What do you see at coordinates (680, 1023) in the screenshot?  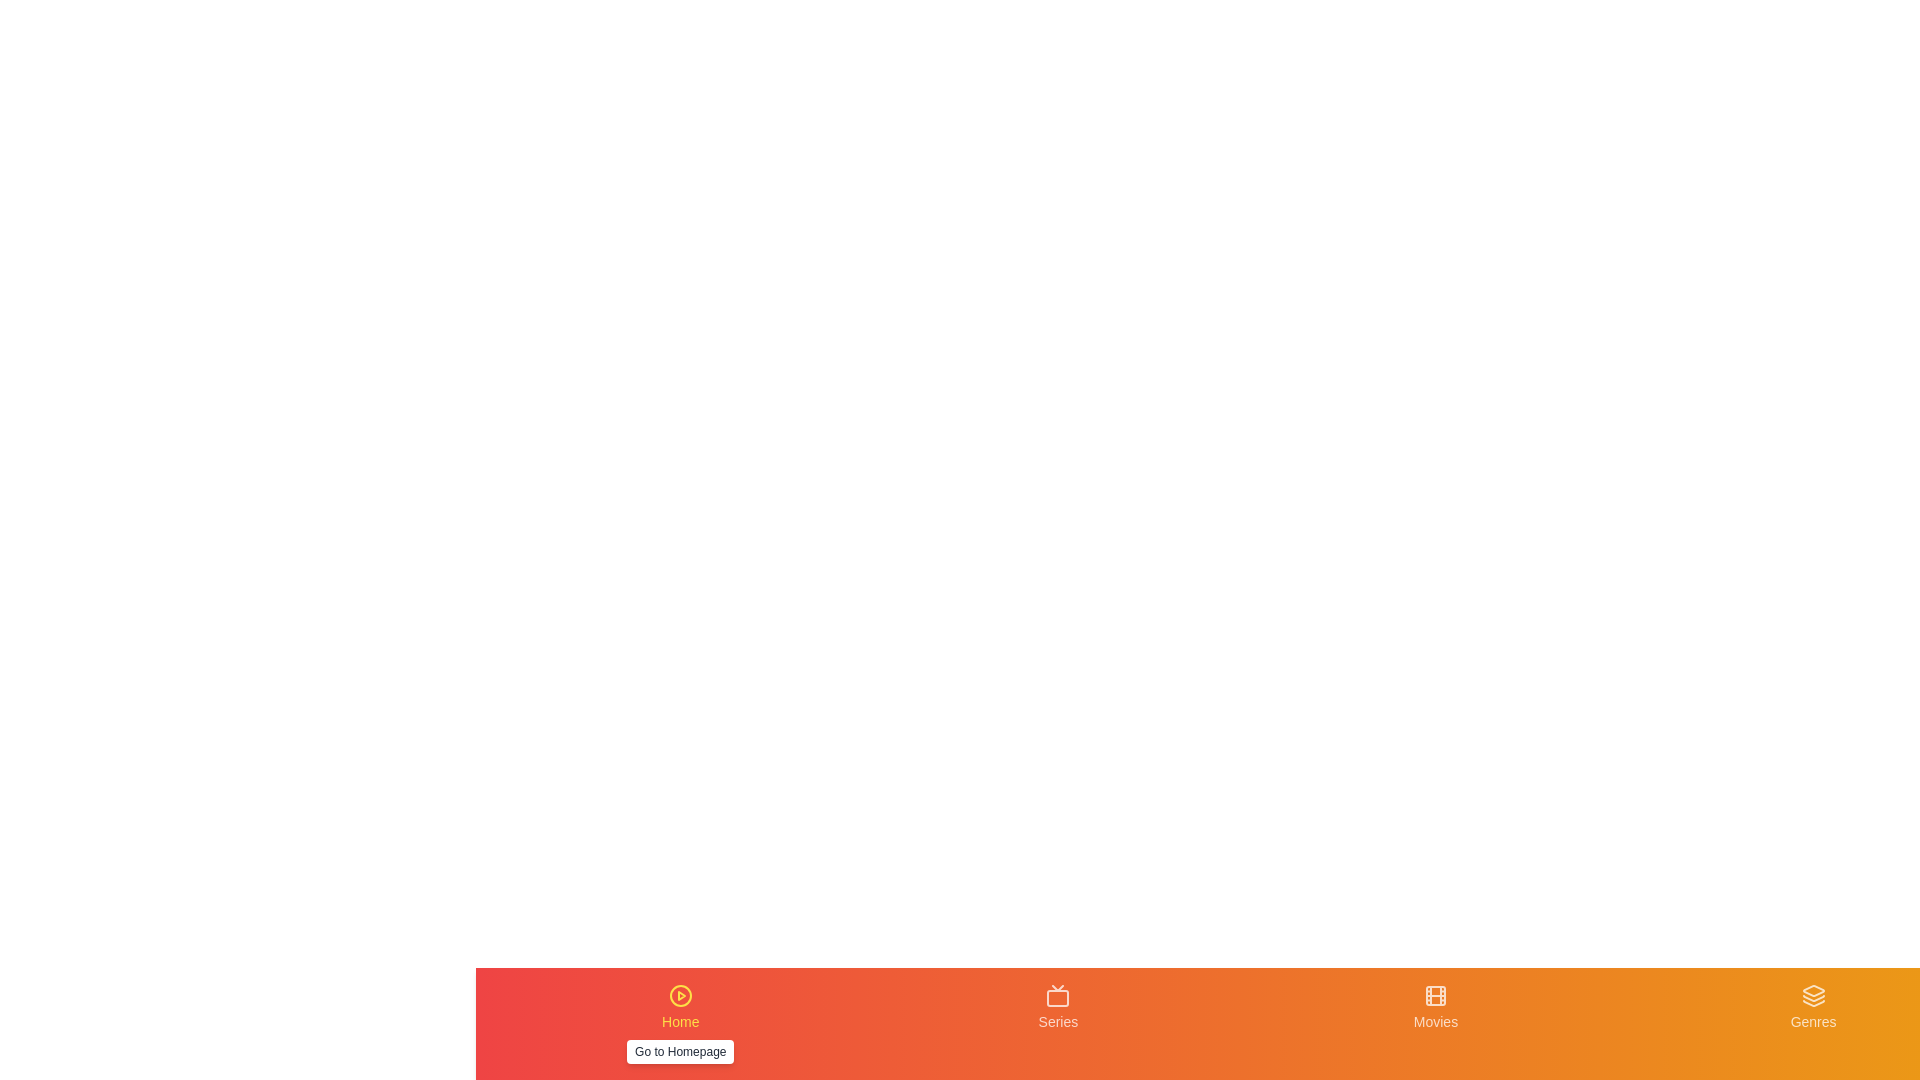 I see `the Home tab to navigate` at bounding box center [680, 1023].